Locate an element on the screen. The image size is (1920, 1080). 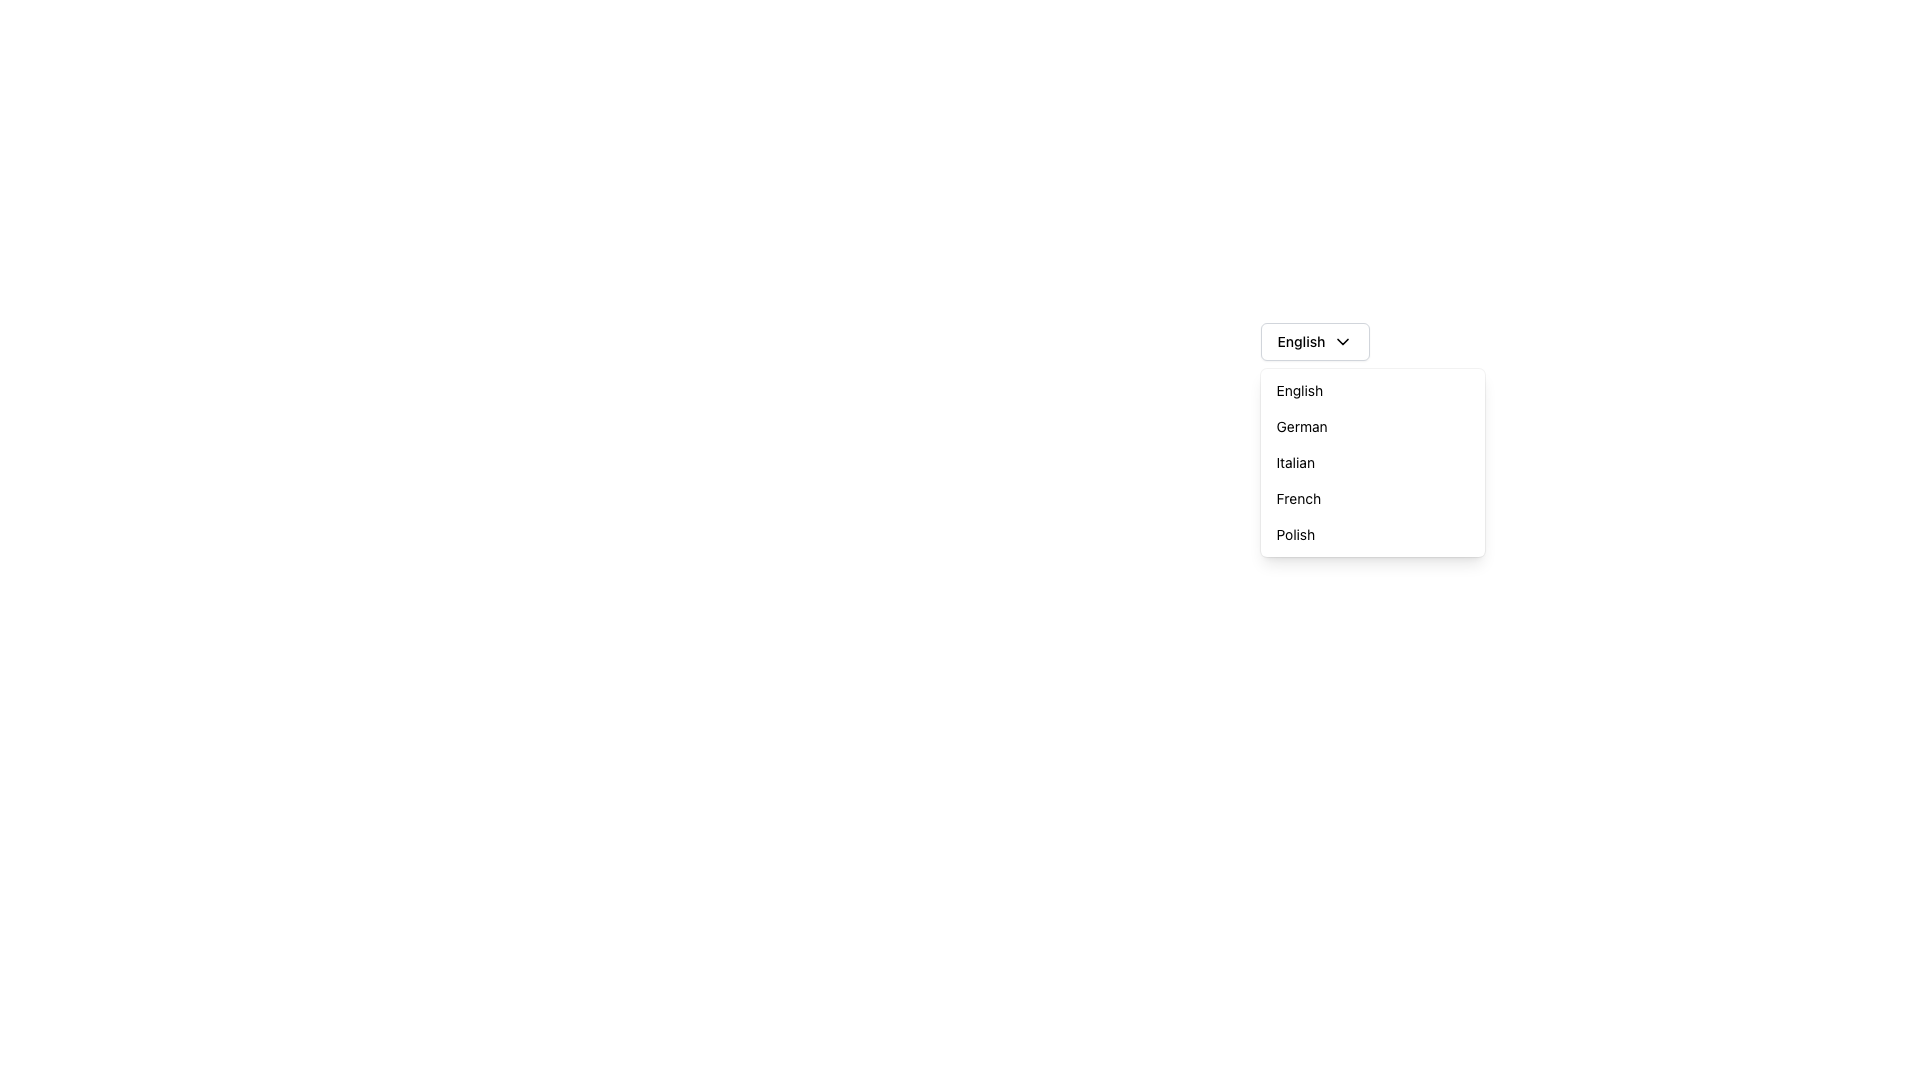
the 'Polish' dropdown menu item, which is the last option in a vertically arranged dropdown menu is located at coordinates (1371, 534).